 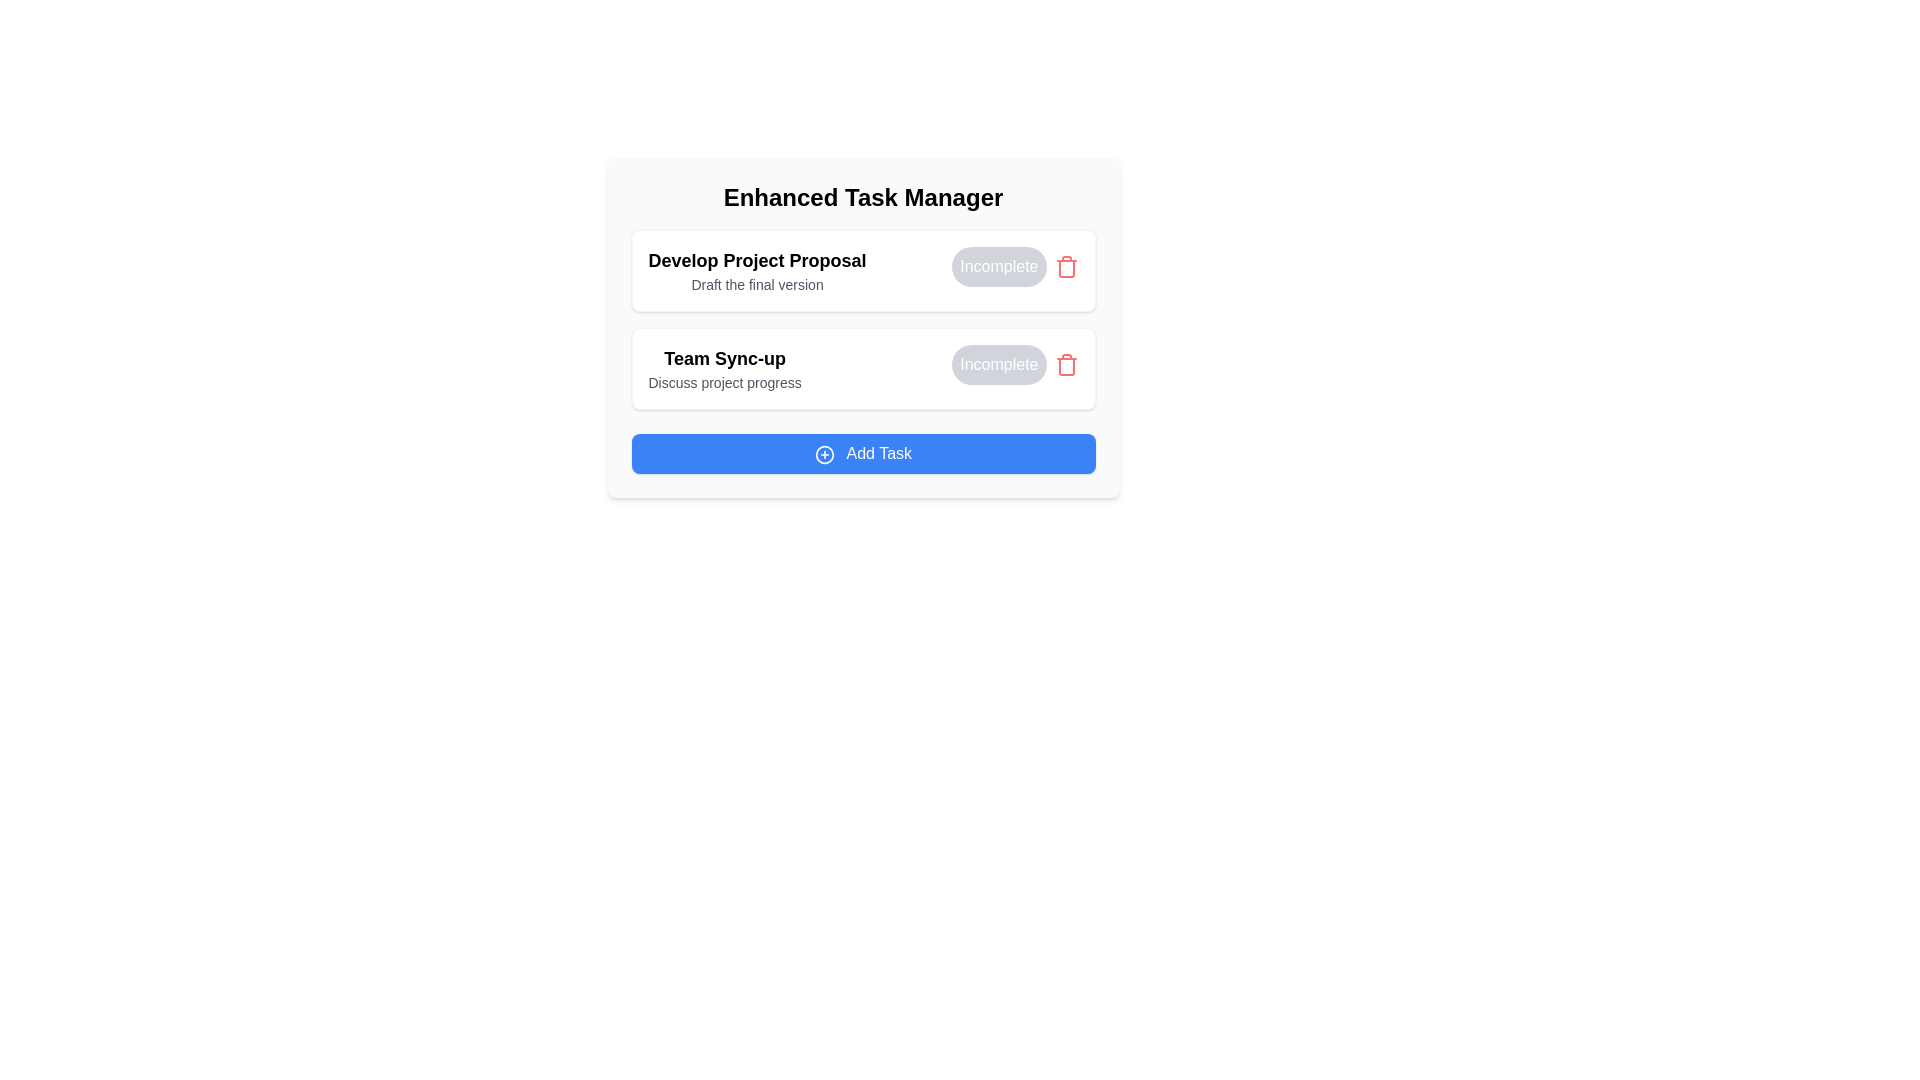 I want to click on the 'Team Sync-up' status button to prepare for keyboard navigation, so click(x=999, y=365).